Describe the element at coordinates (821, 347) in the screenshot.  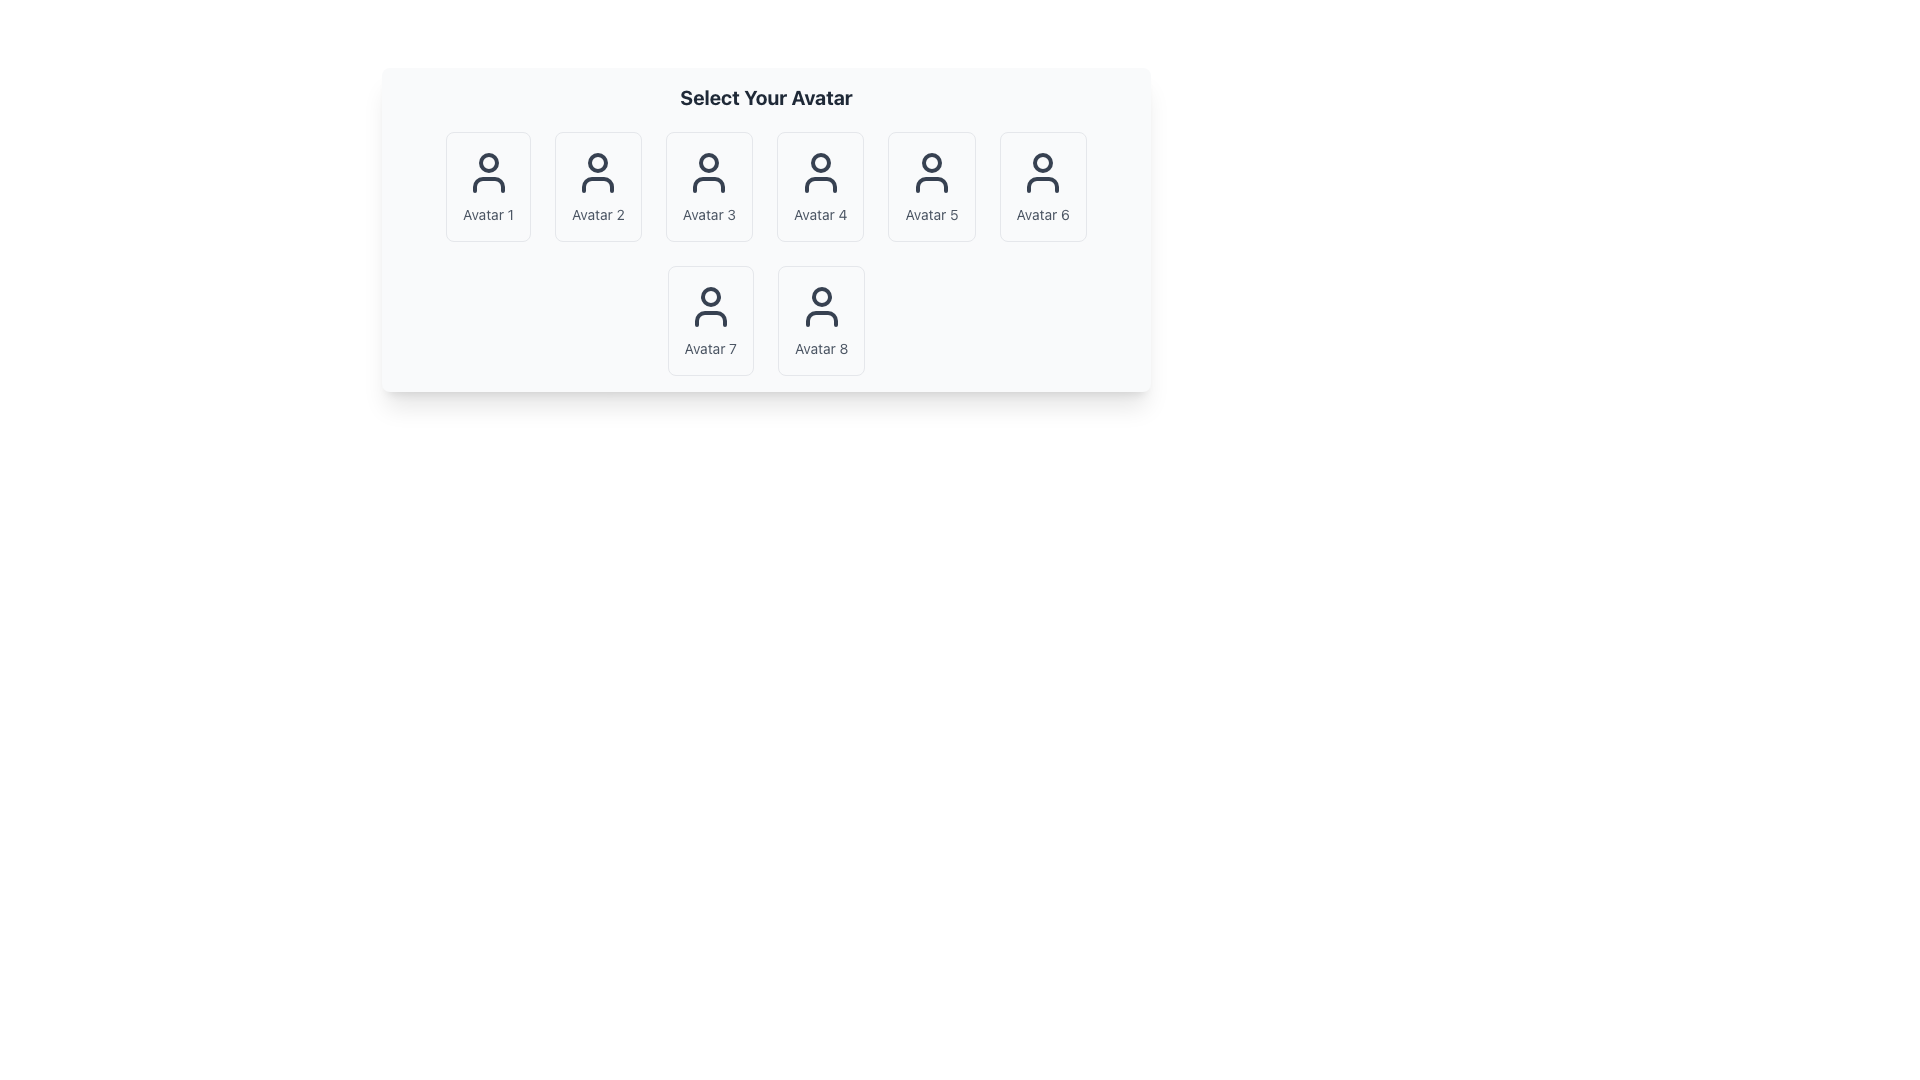
I see `text label 'Avatar 8', which is gray in color and located below the circular avatar icon in the last column of the avatar options grid` at that location.